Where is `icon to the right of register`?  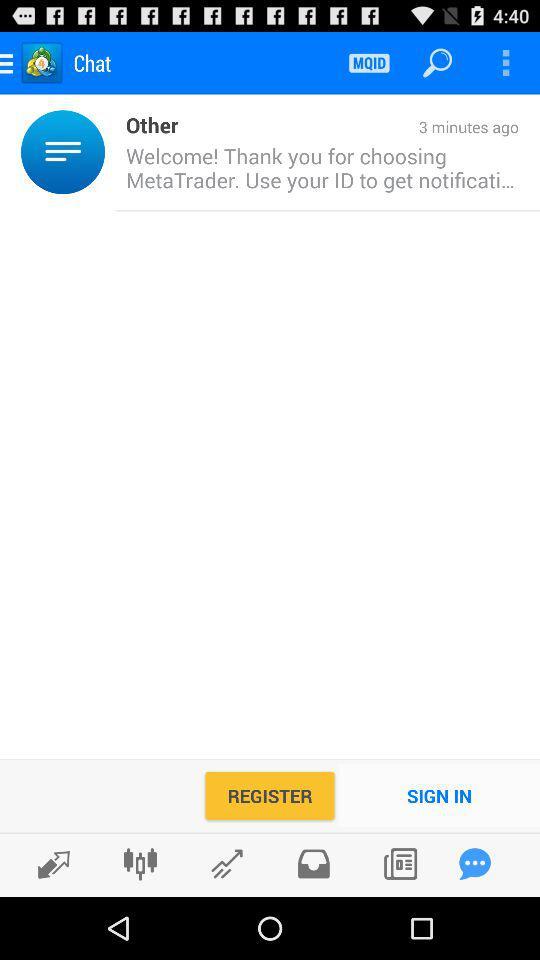
icon to the right of register is located at coordinates (438, 795).